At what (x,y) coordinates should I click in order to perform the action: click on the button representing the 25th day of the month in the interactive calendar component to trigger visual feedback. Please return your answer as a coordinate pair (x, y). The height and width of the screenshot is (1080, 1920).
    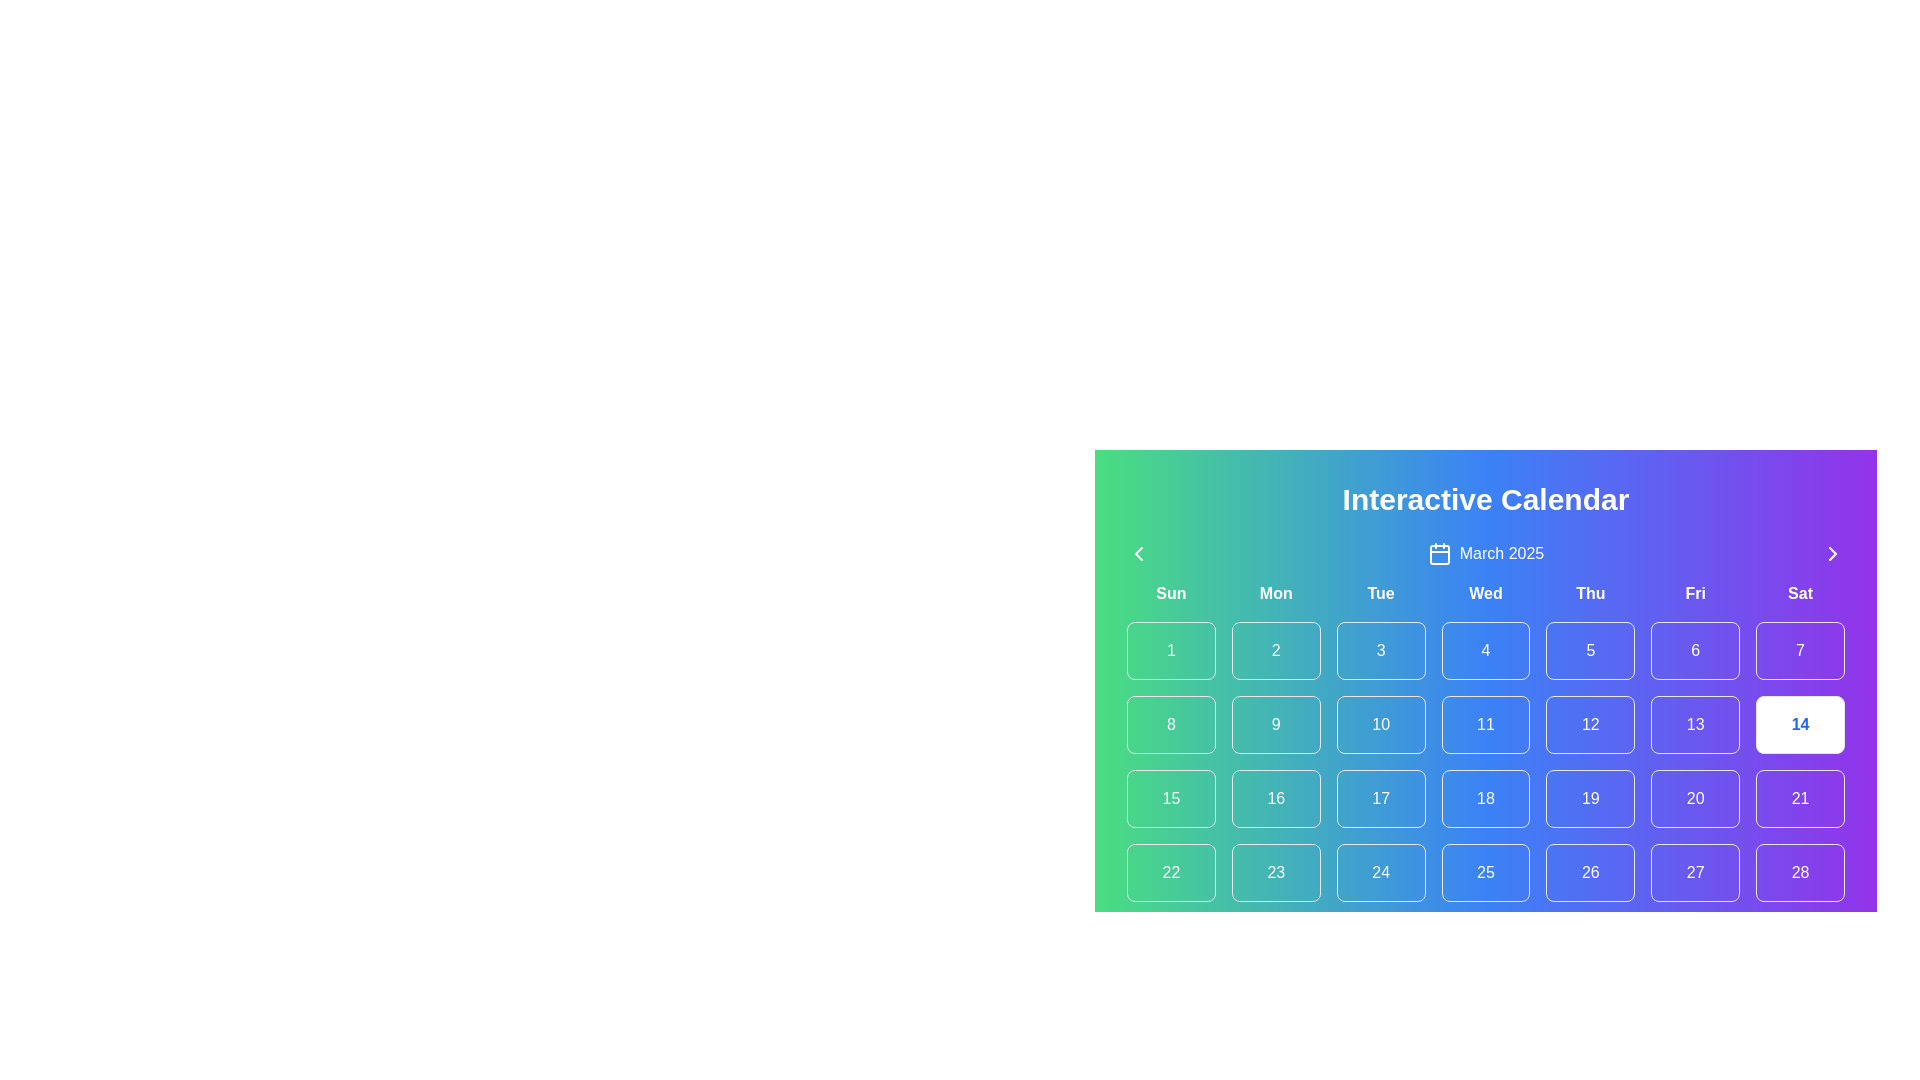
    Looking at the image, I should click on (1486, 871).